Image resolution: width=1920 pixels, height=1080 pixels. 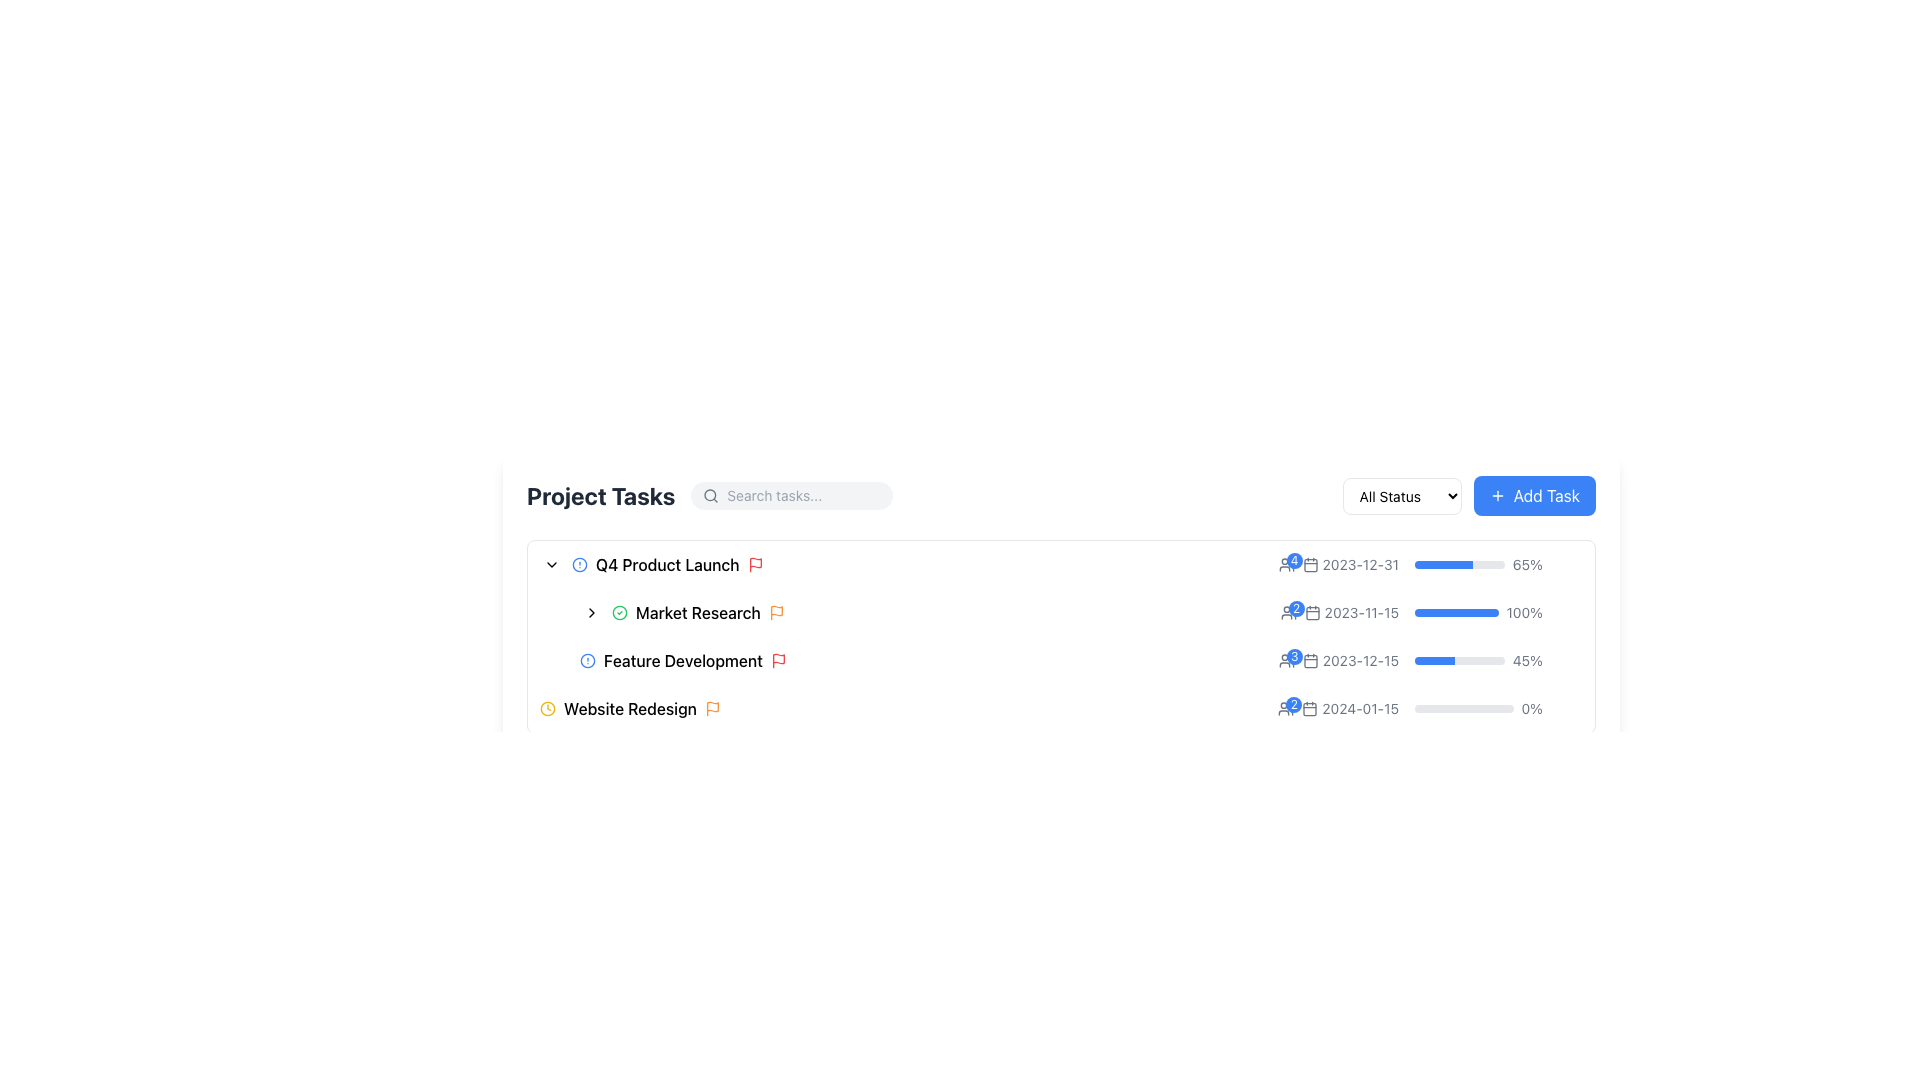 I want to click on the static text label displaying '65%' which is aligned to the right side of a progress bar, located in the top-right corner of the first task row within the Project Tasks list layout, so click(x=1526, y=564).